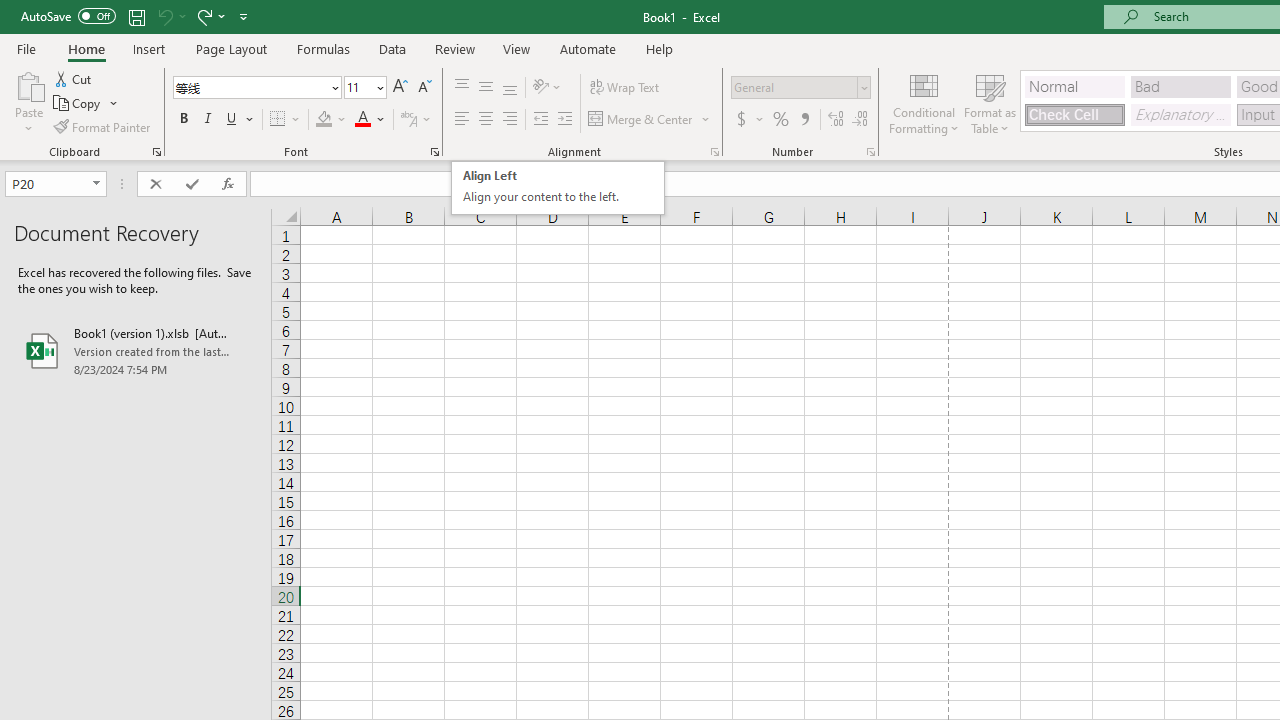  Describe the element at coordinates (485, 119) in the screenshot. I see `'Center'` at that location.